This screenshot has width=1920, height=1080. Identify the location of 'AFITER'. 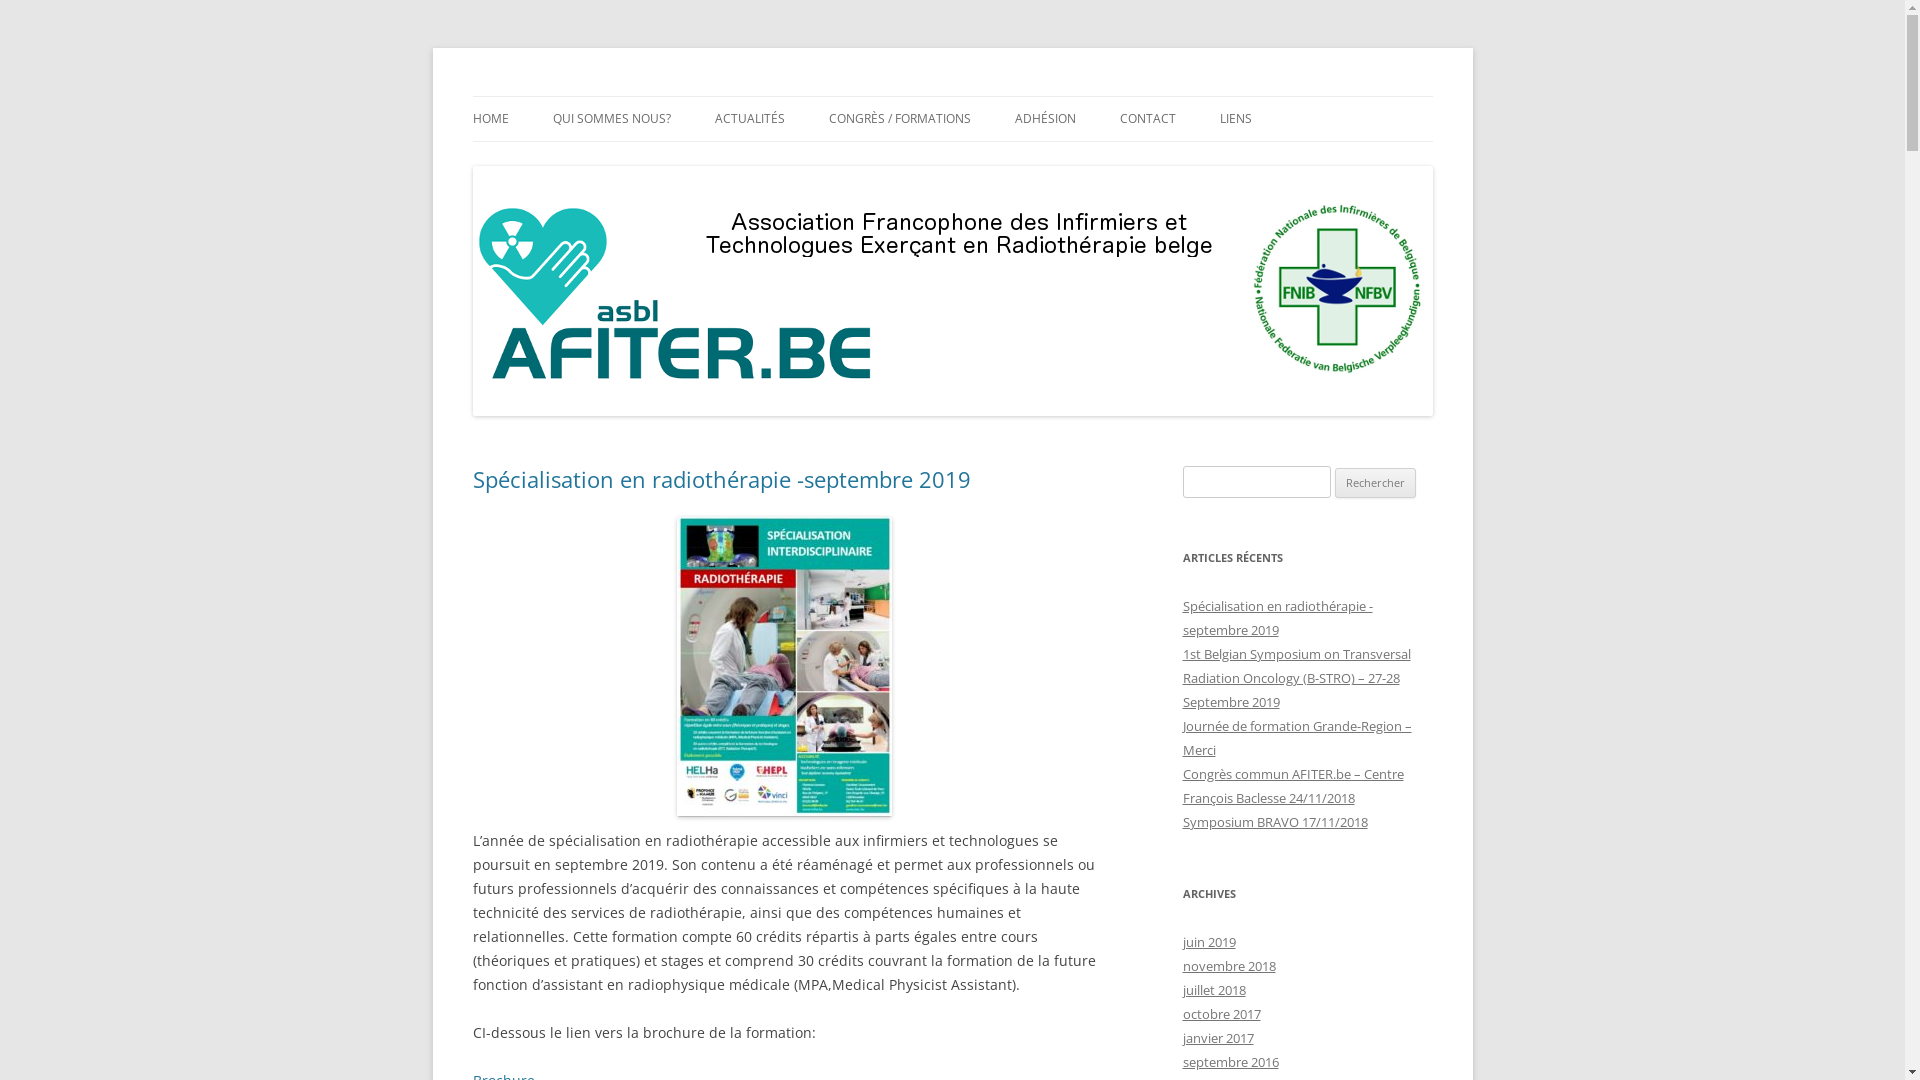
(515, 96).